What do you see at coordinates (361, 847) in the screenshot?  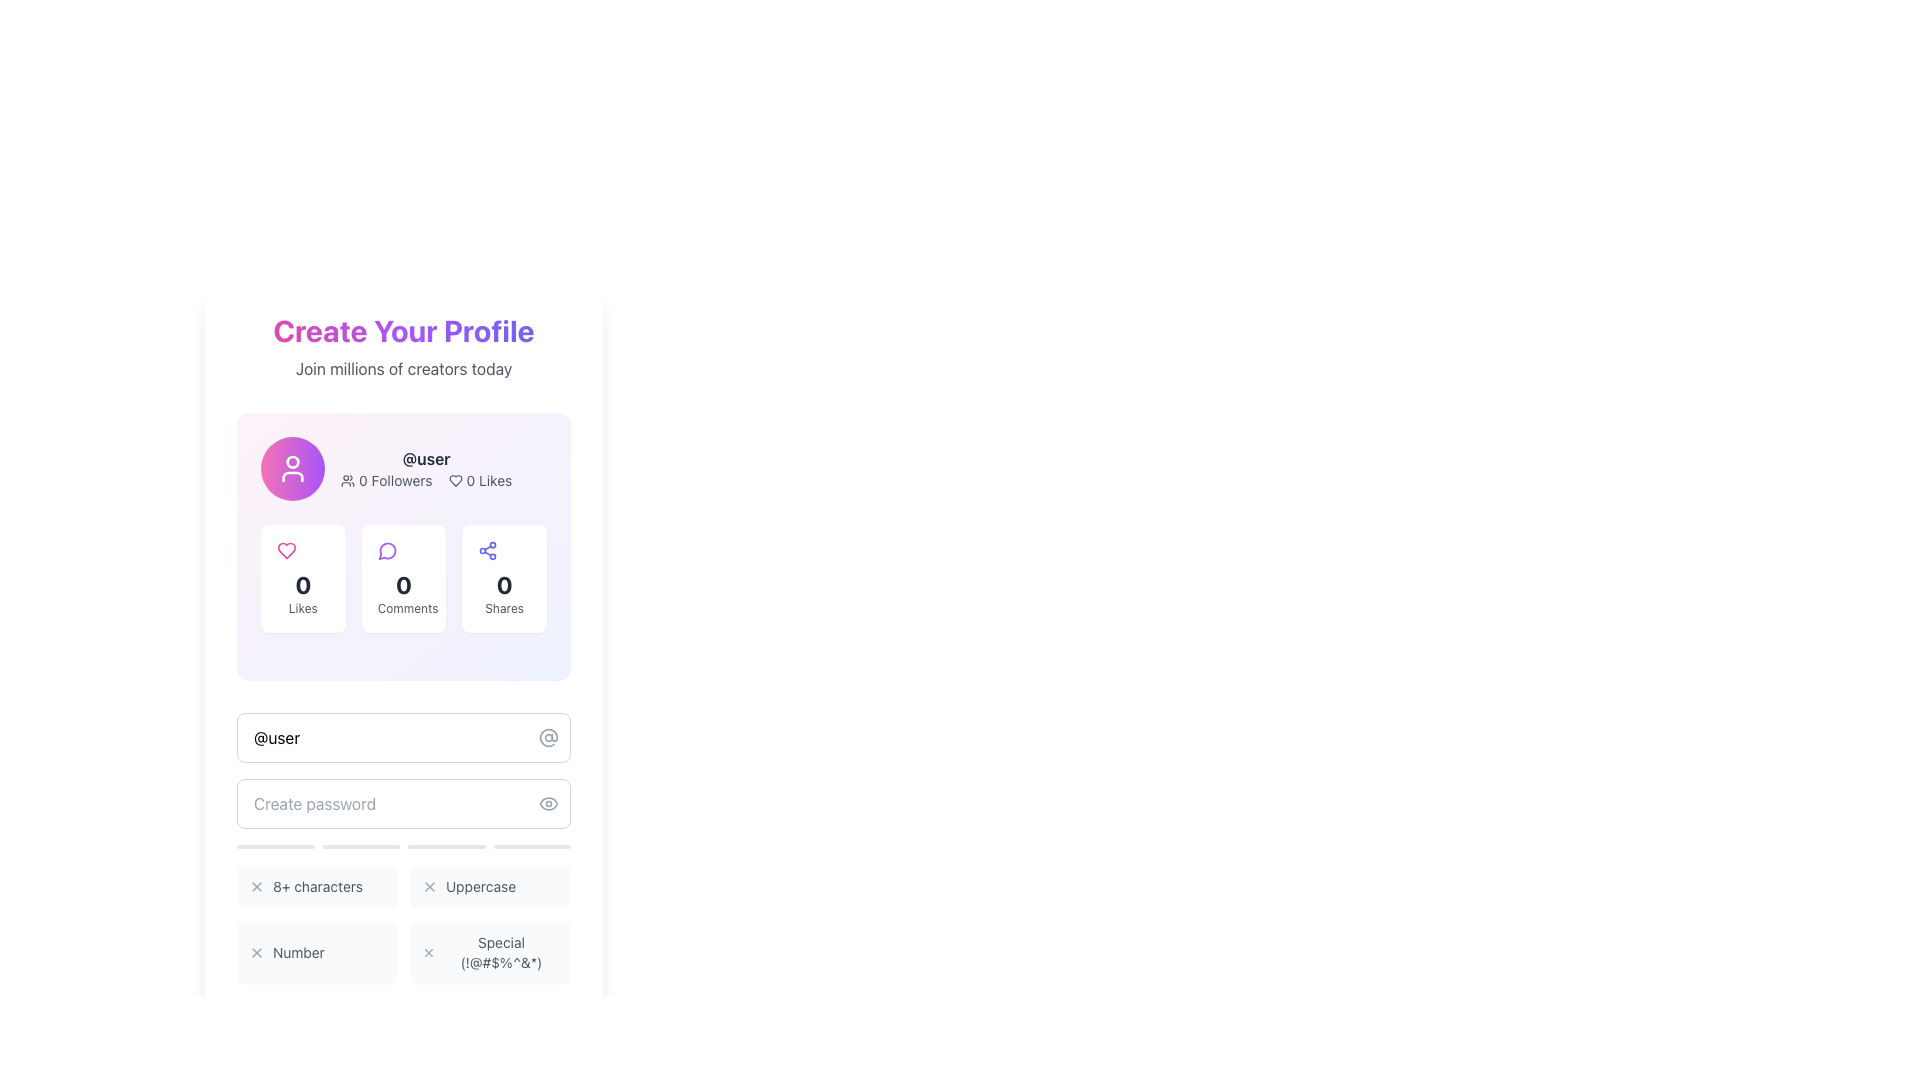 I see `the second progress bar segment in a horizontal group of four, which has a gray background and rounded ends, located near the bottom of the interface` at bounding box center [361, 847].